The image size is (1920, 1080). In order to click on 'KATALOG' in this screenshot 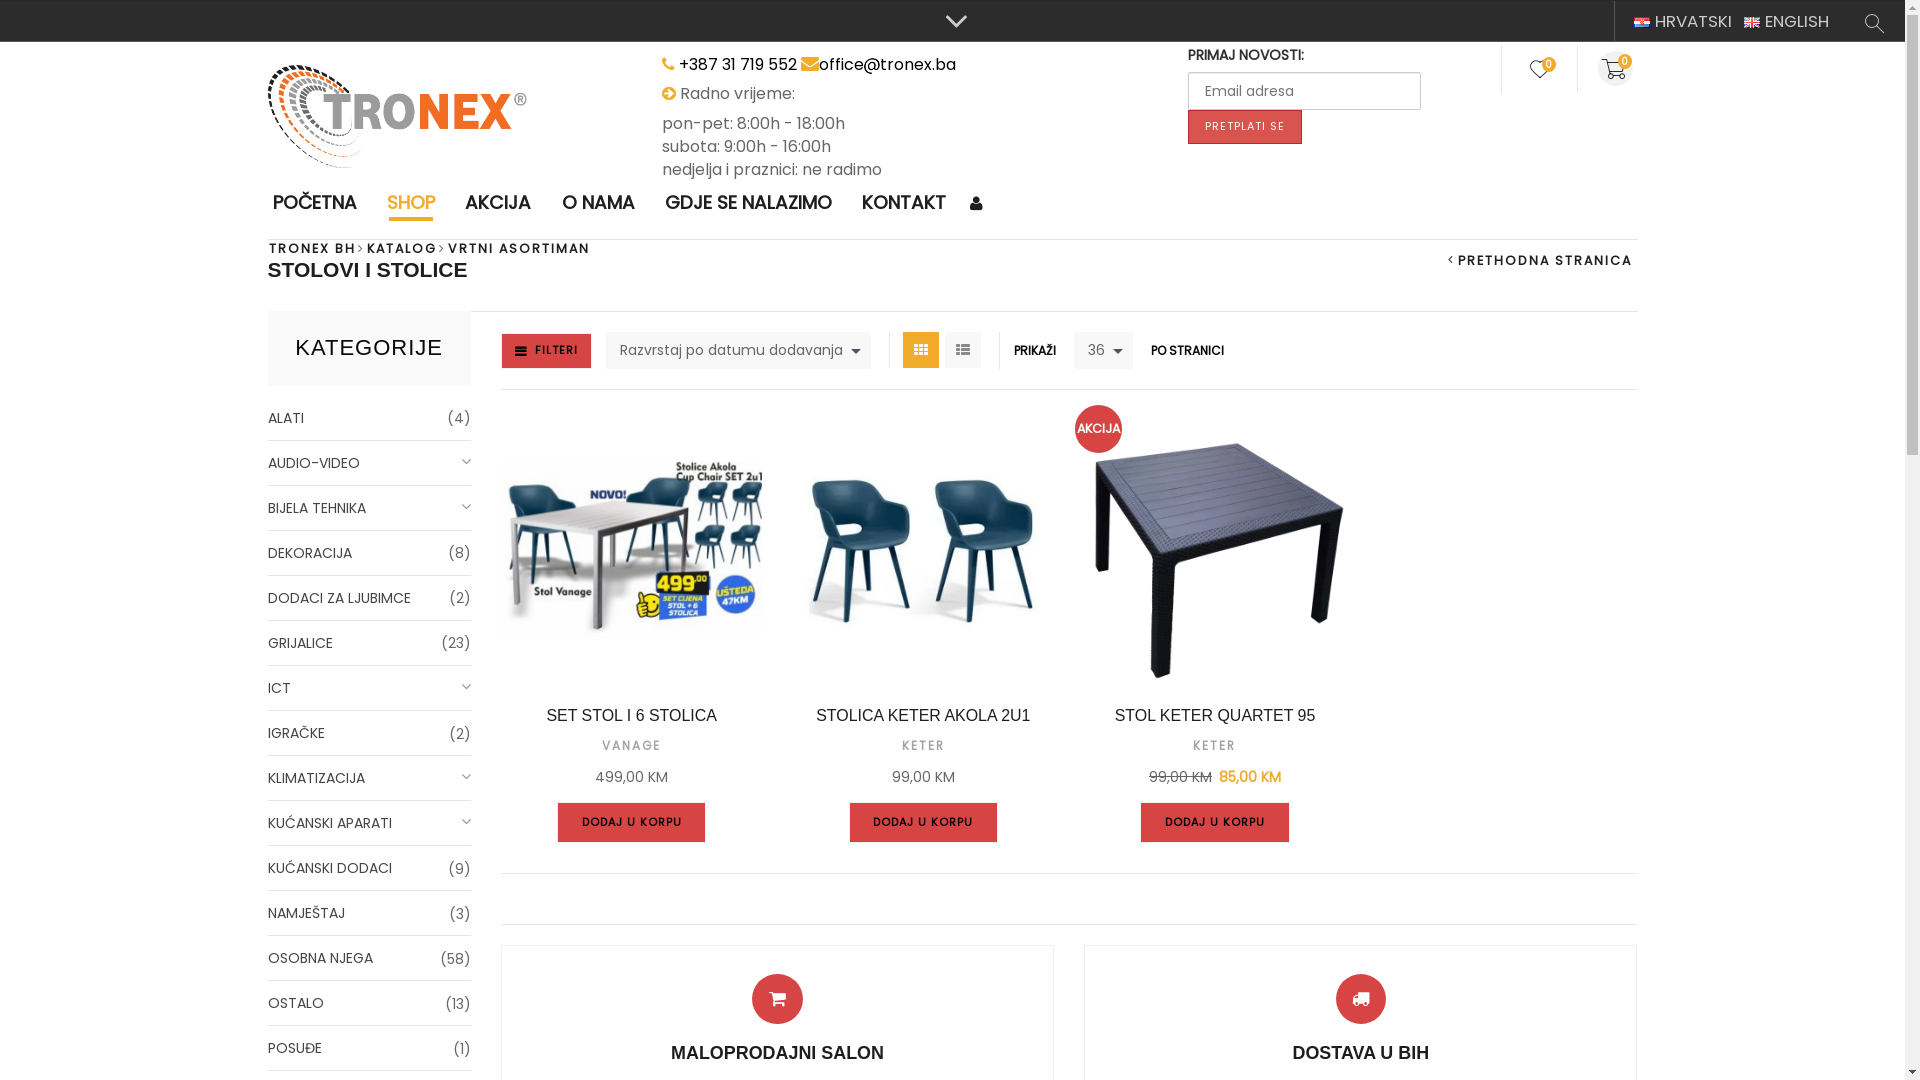, I will do `click(401, 247)`.